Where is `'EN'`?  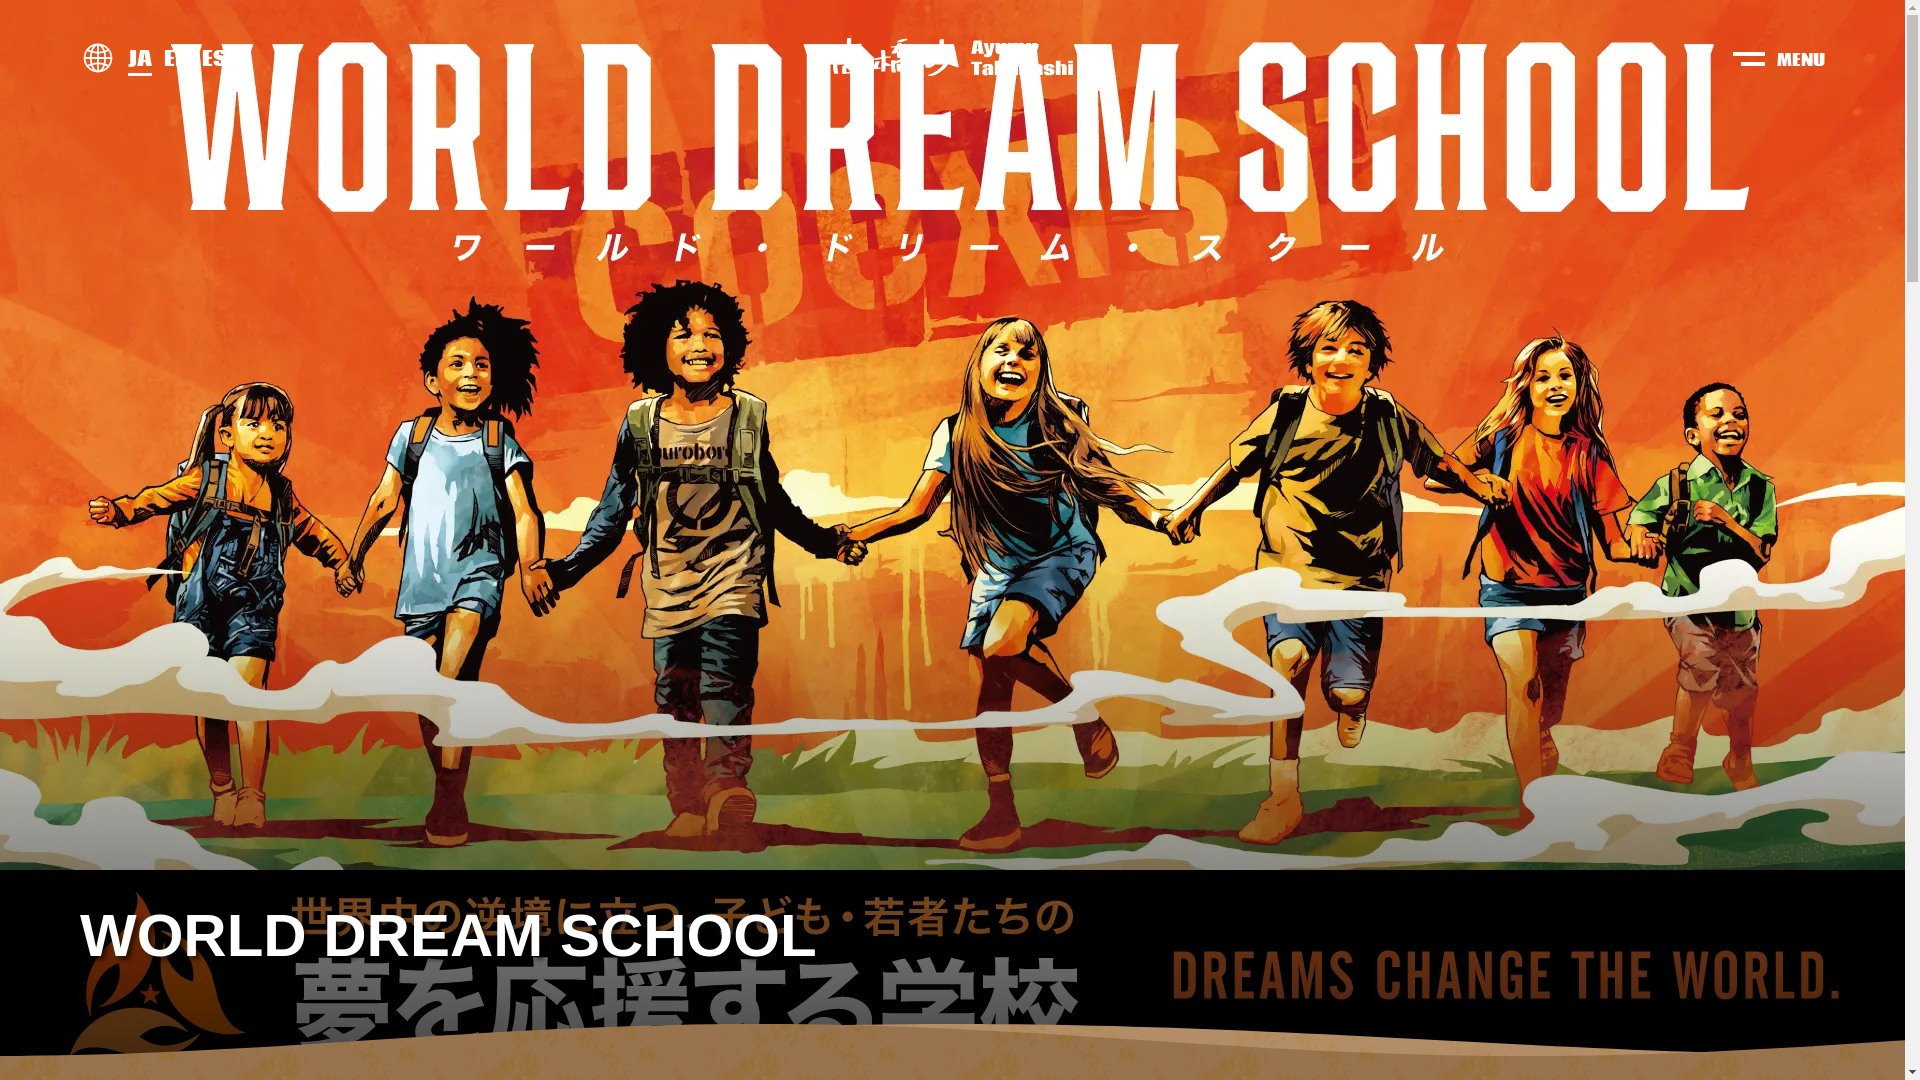
'EN' is located at coordinates (177, 57).